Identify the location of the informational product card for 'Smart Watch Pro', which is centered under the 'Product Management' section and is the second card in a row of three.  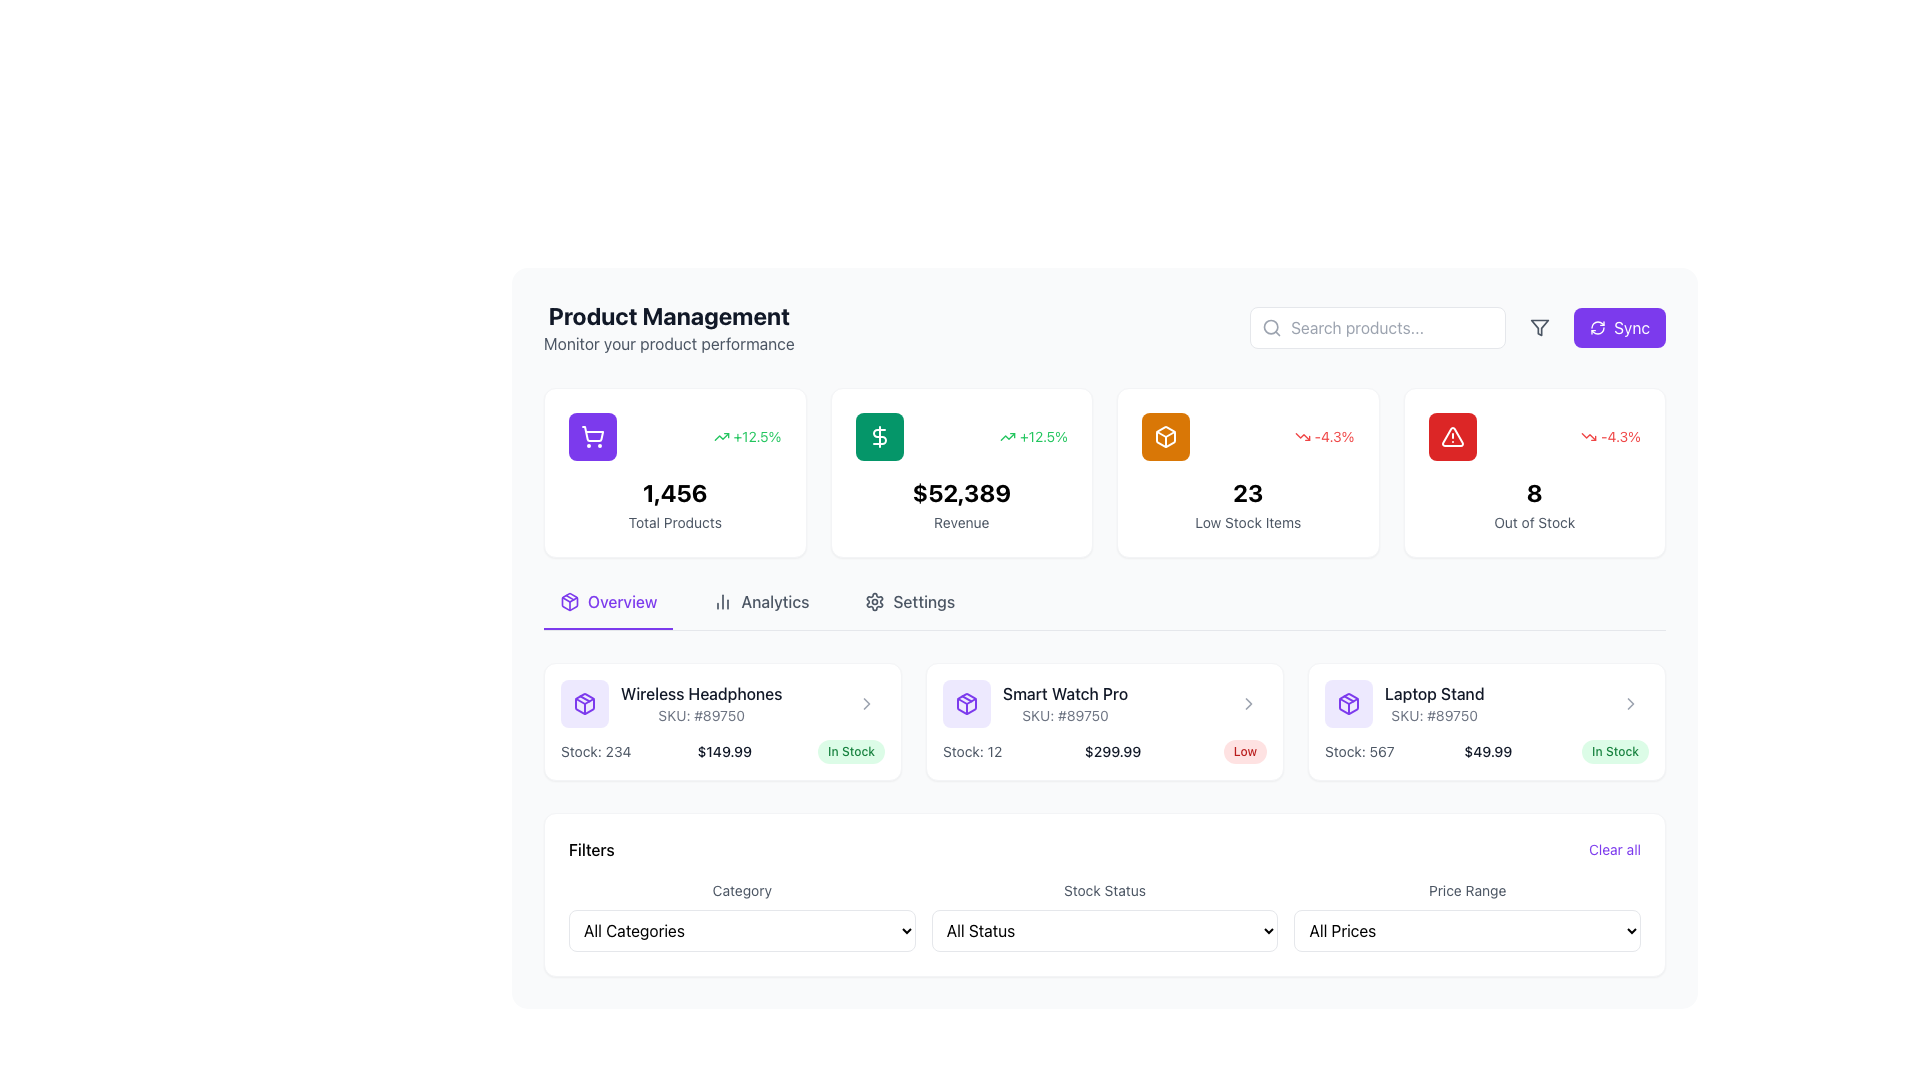
(1103, 721).